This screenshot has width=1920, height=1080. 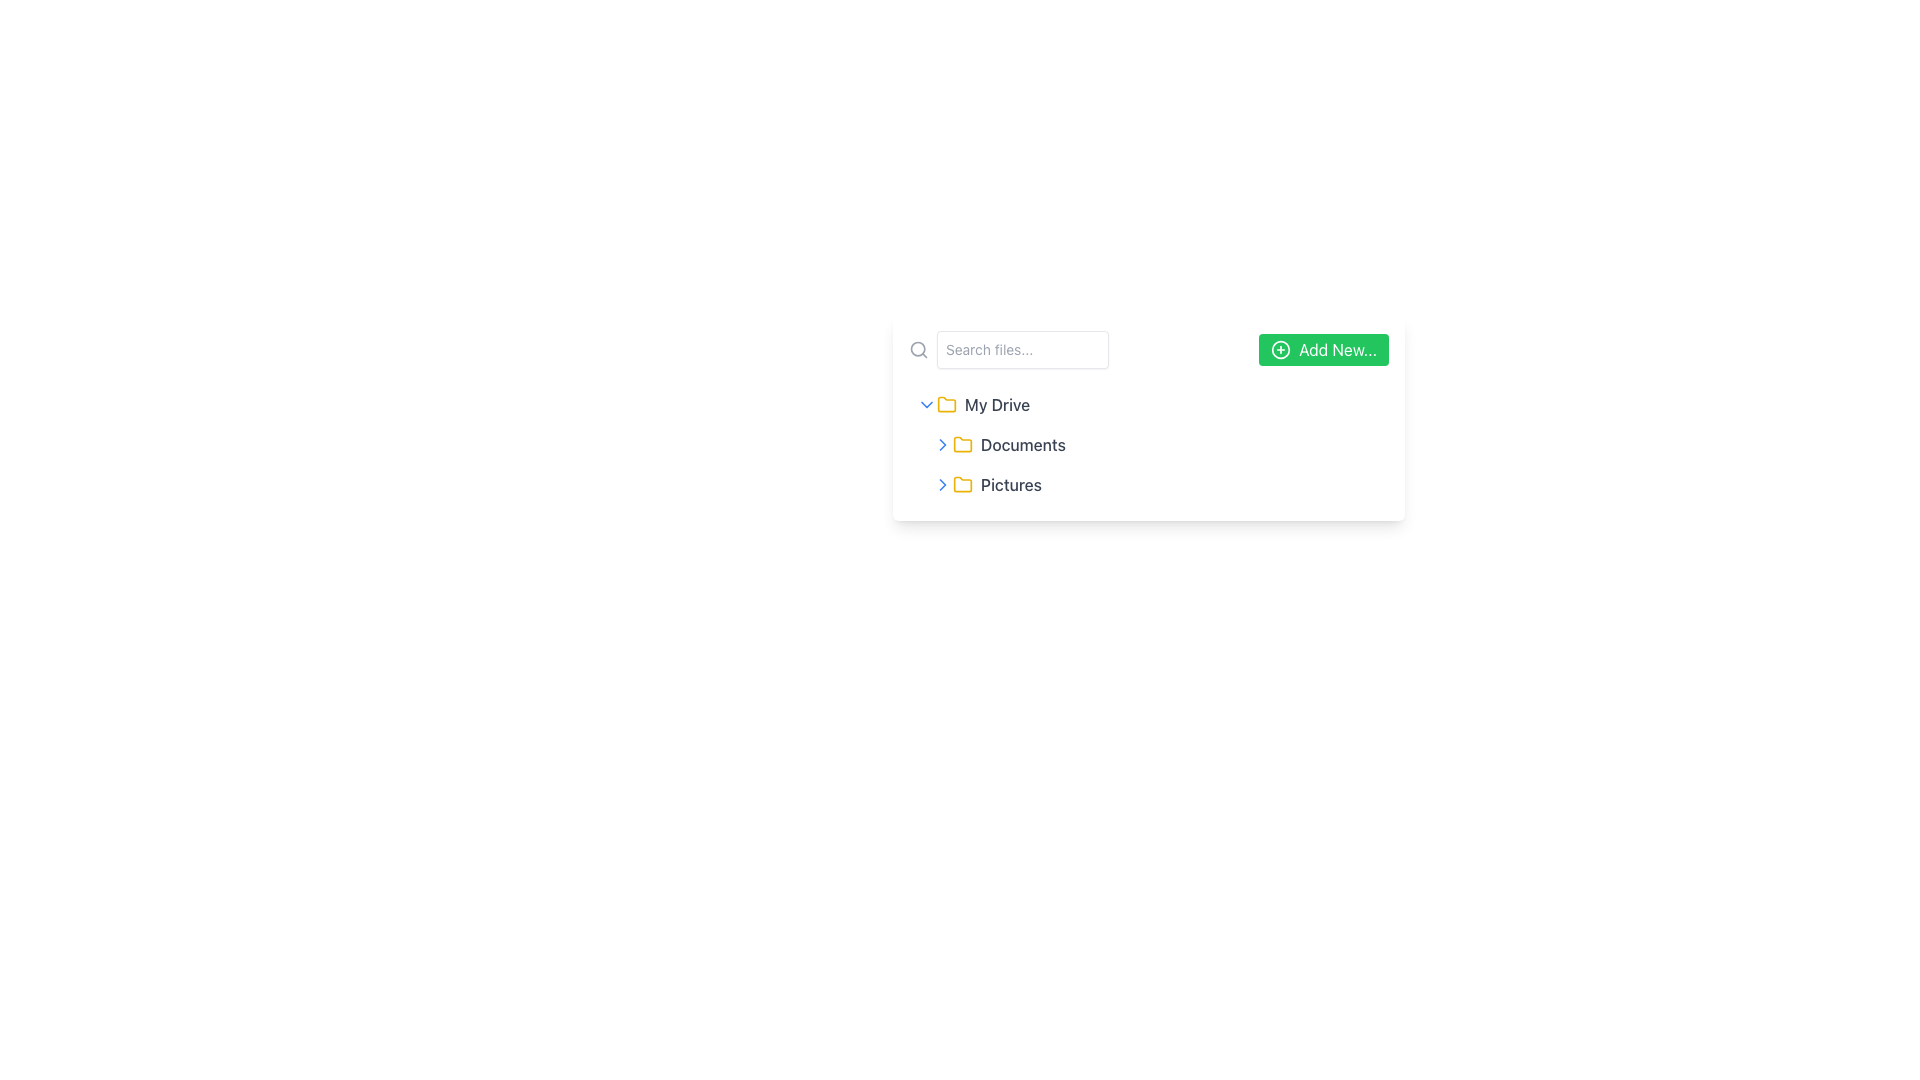 I want to click on the rightward-facing chevron icon with a blue stroke located, so click(x=941, y=443).